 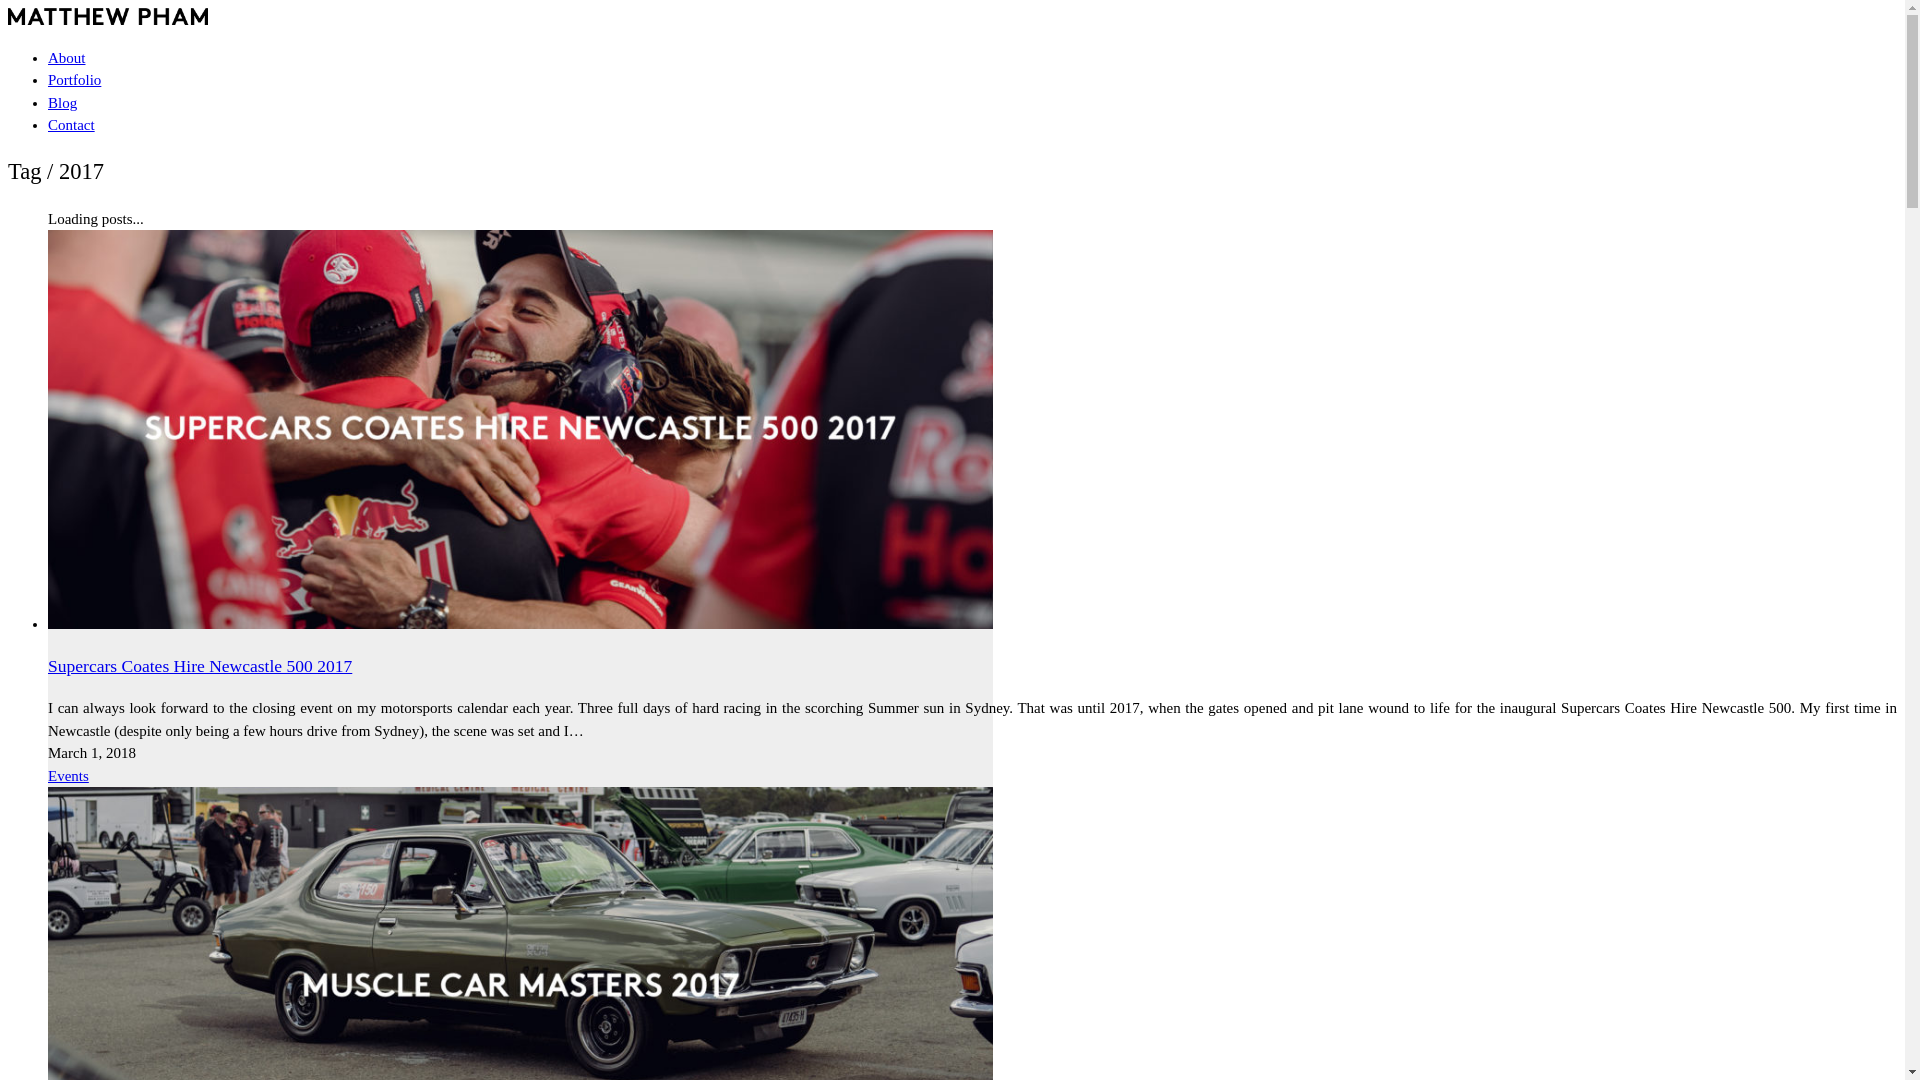 What do you see at coordinates (68, 774) in the screenshot?
I see `'Events'` at bounding box center [68, 774].